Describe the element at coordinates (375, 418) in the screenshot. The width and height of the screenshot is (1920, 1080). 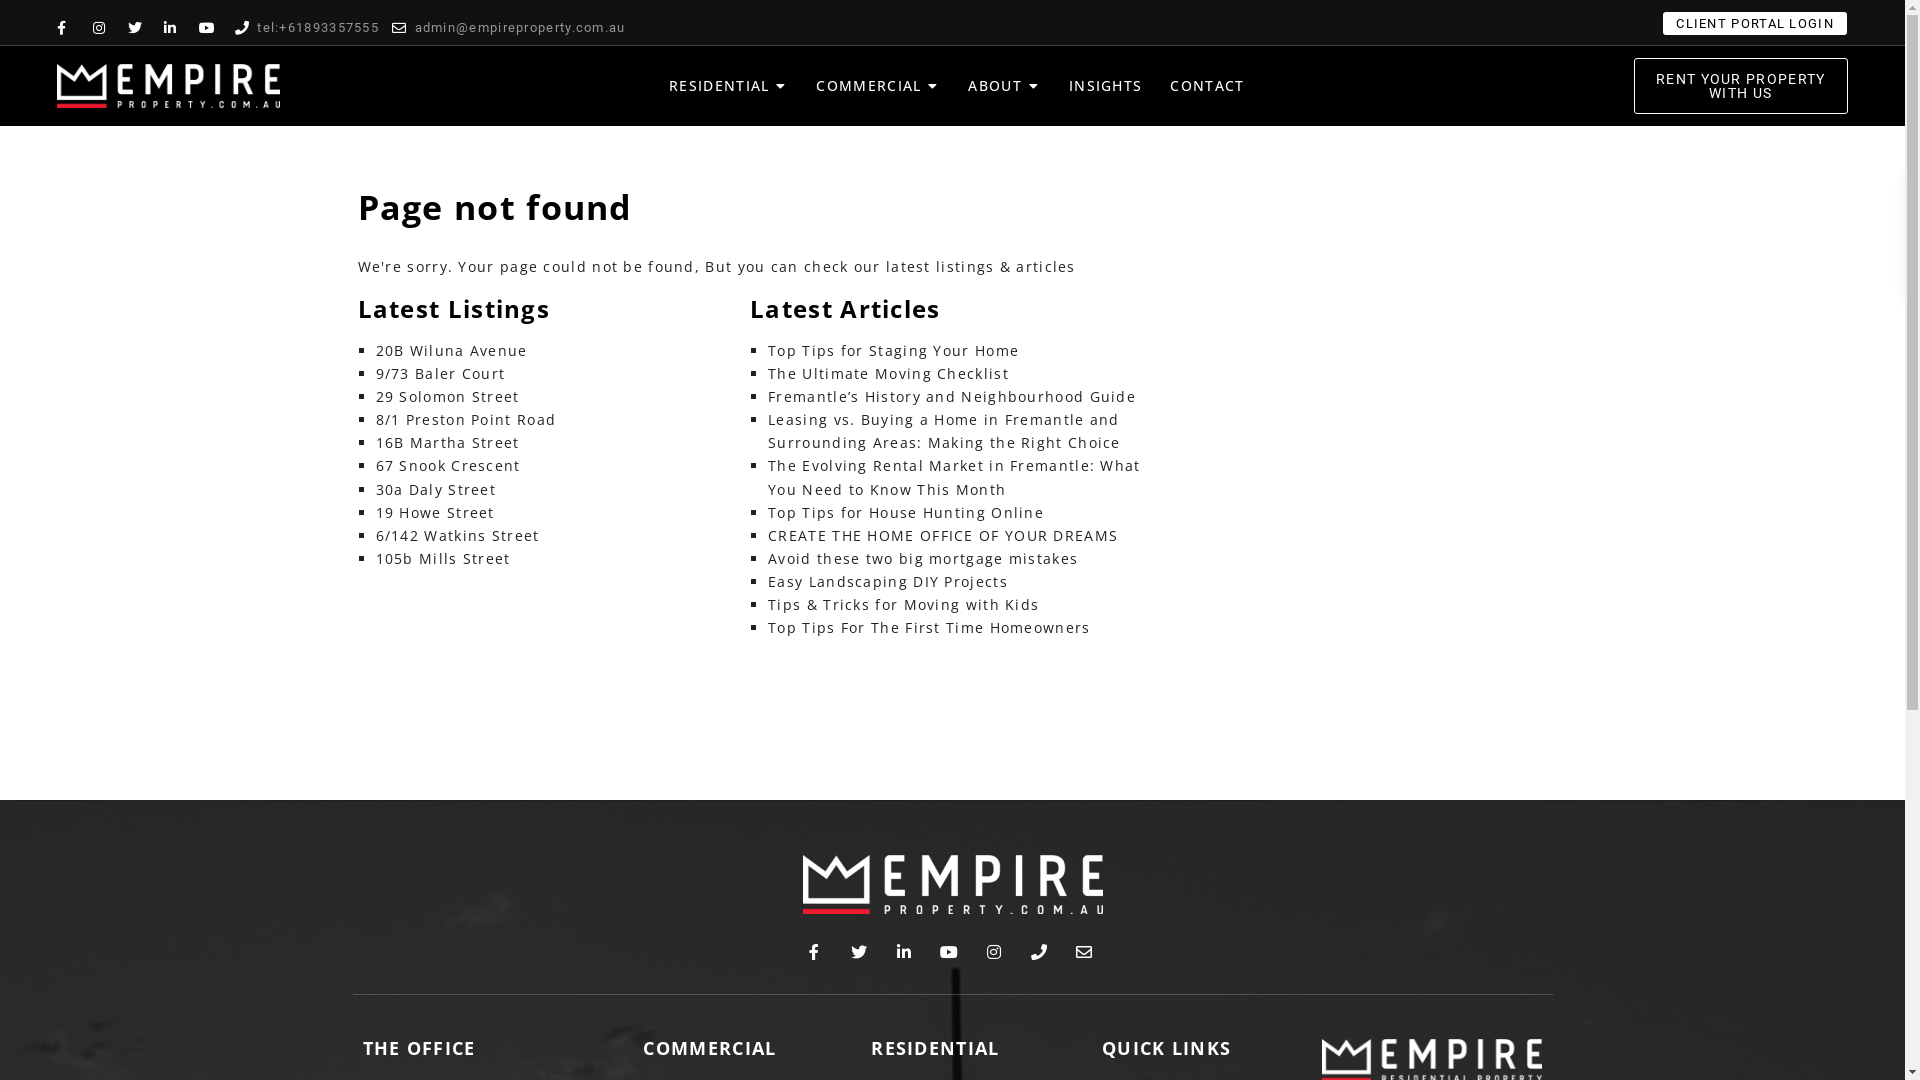
I see `'8/1 Preston Point Road'` at that location.